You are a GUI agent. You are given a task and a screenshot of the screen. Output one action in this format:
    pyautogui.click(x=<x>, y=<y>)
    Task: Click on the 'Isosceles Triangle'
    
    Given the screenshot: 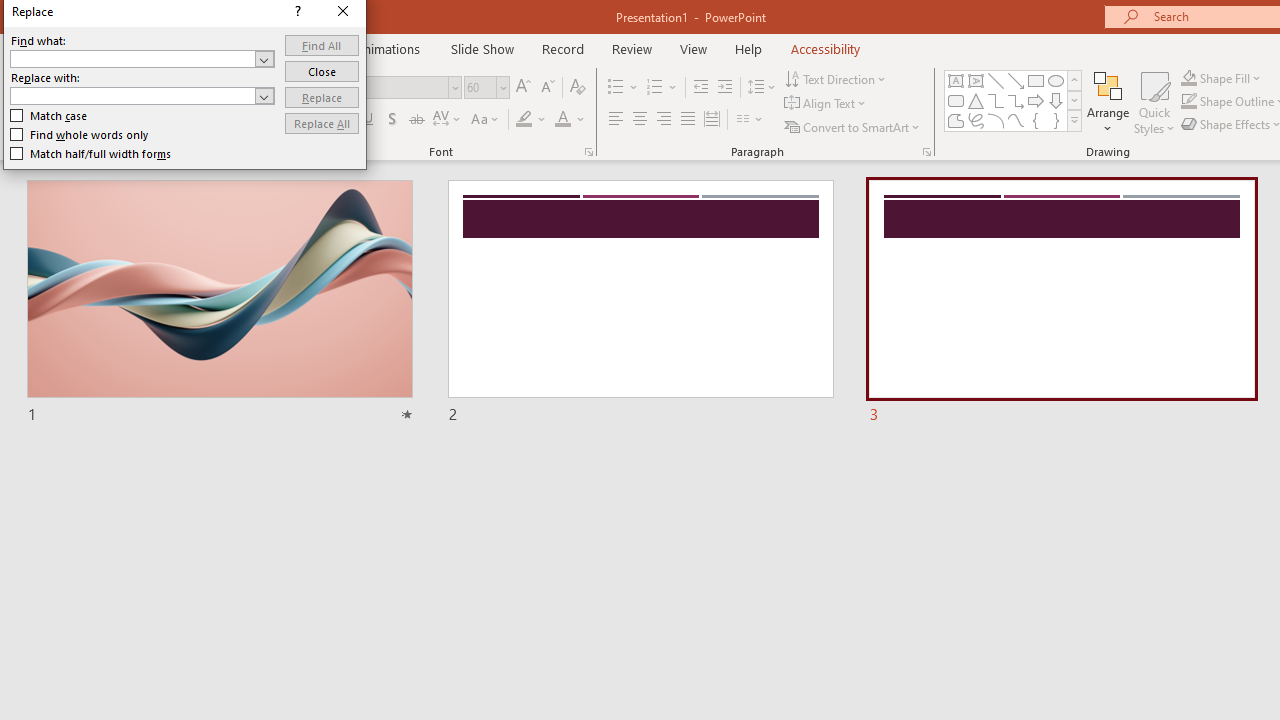 What is the action you would take?
    pyautogui.click(x=976, y=100)
    